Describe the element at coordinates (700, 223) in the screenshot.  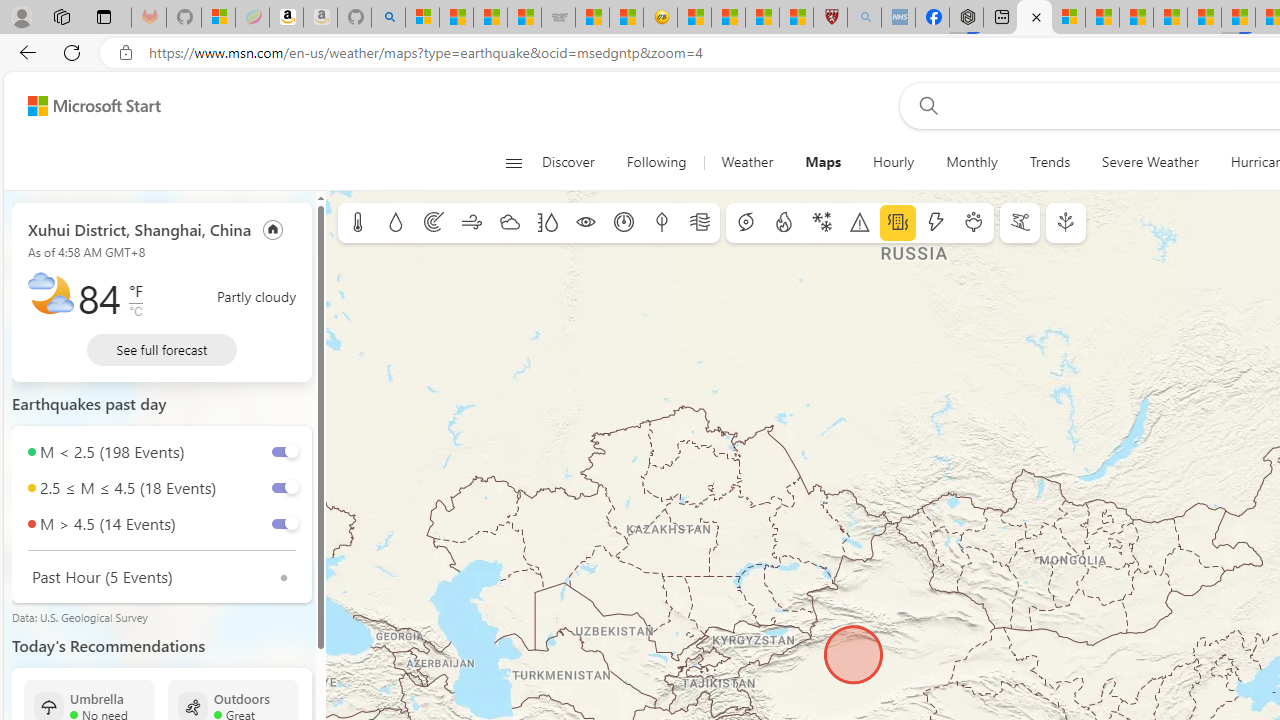
I see `'Air quality'` at that location.